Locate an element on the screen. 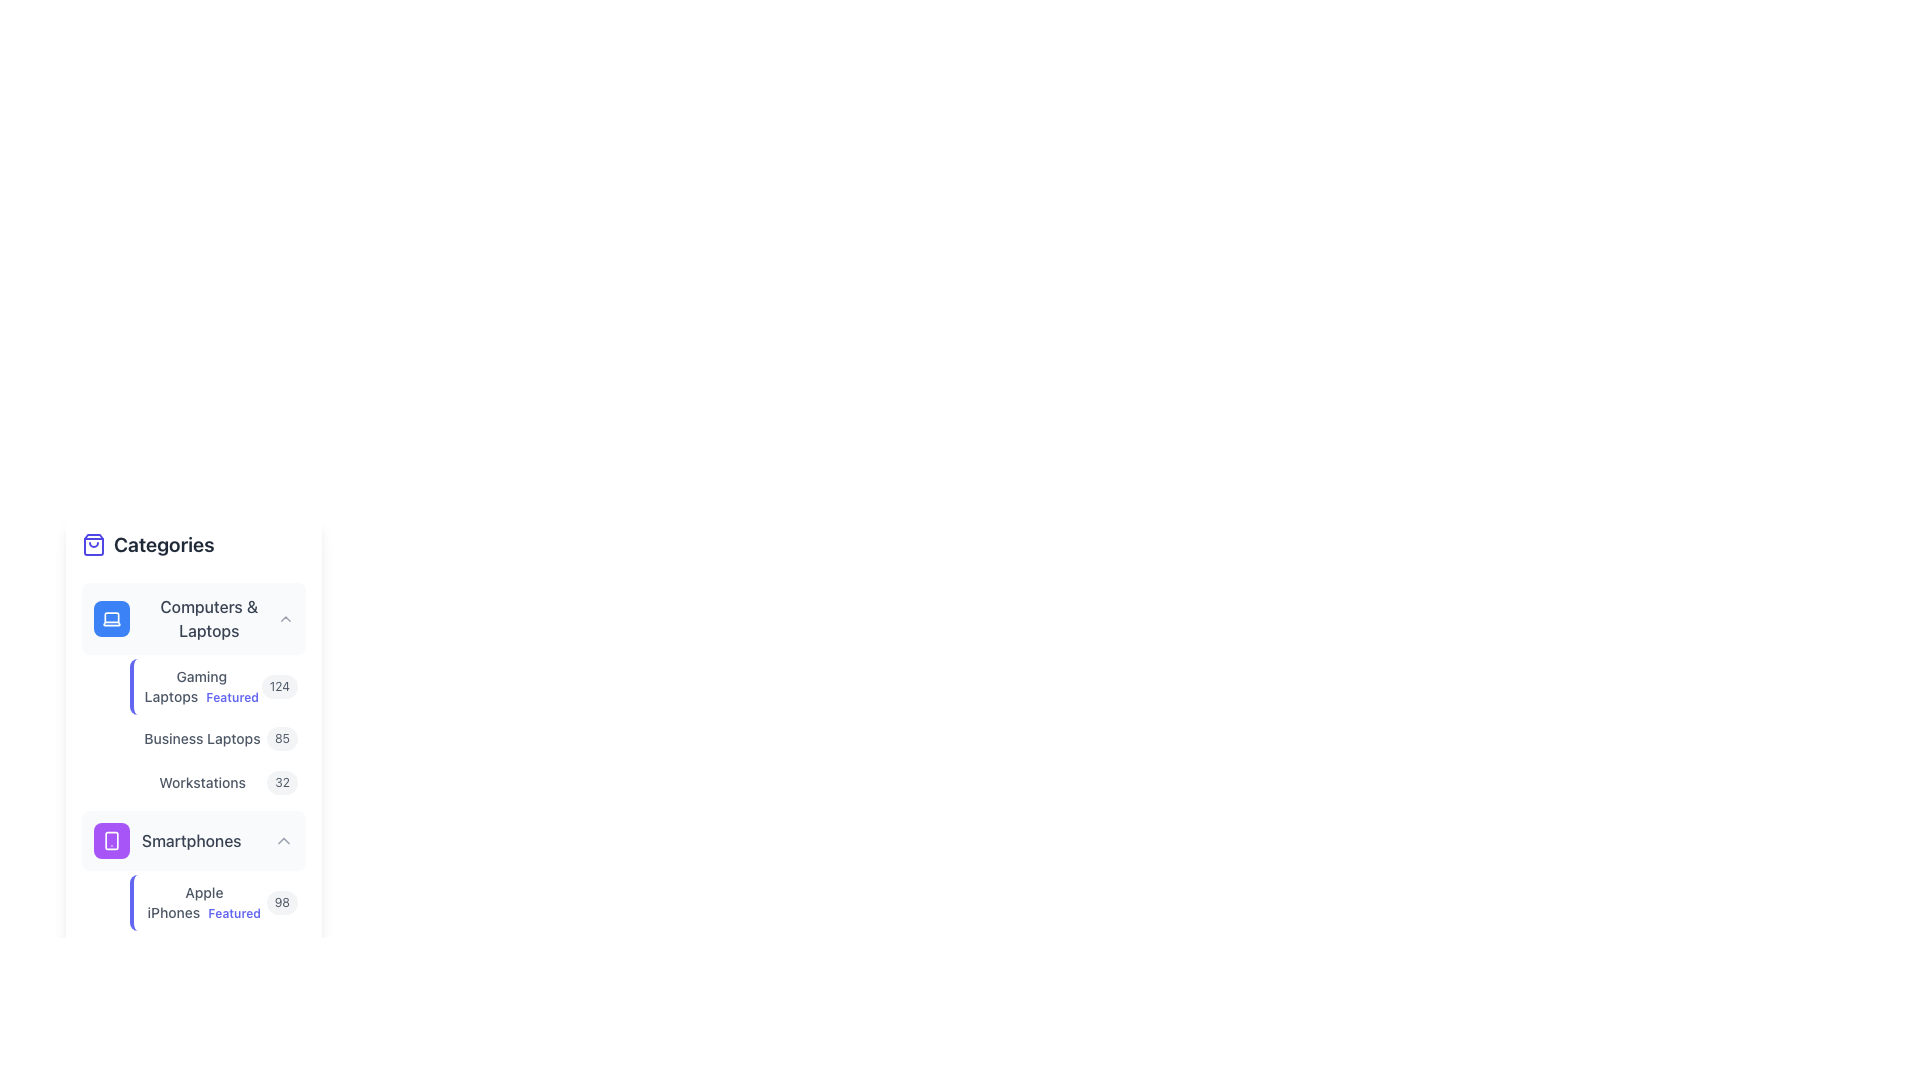 This screenshot has width=1920, height=1080. the 'Smartphones' category icon located in the sidebar navigation, which is directly below the 'Computers & Laptops' section is located at coordinates (110, 840).